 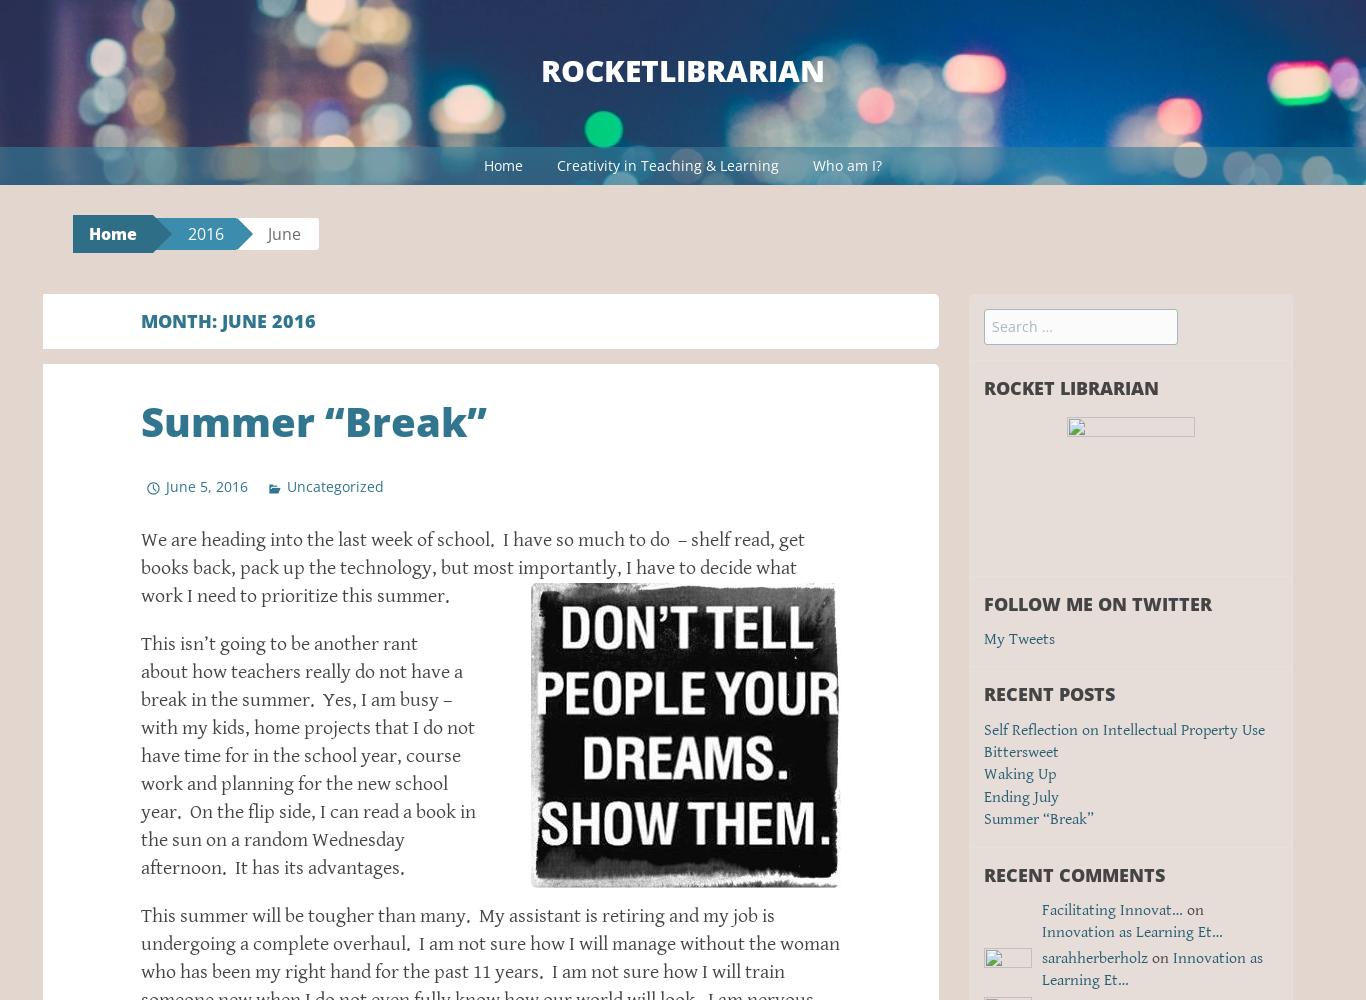 What do you see at coordinates (205, 485) in the screenshot?
I see `'June 5, 2016'` at bounding box center [205, 485].